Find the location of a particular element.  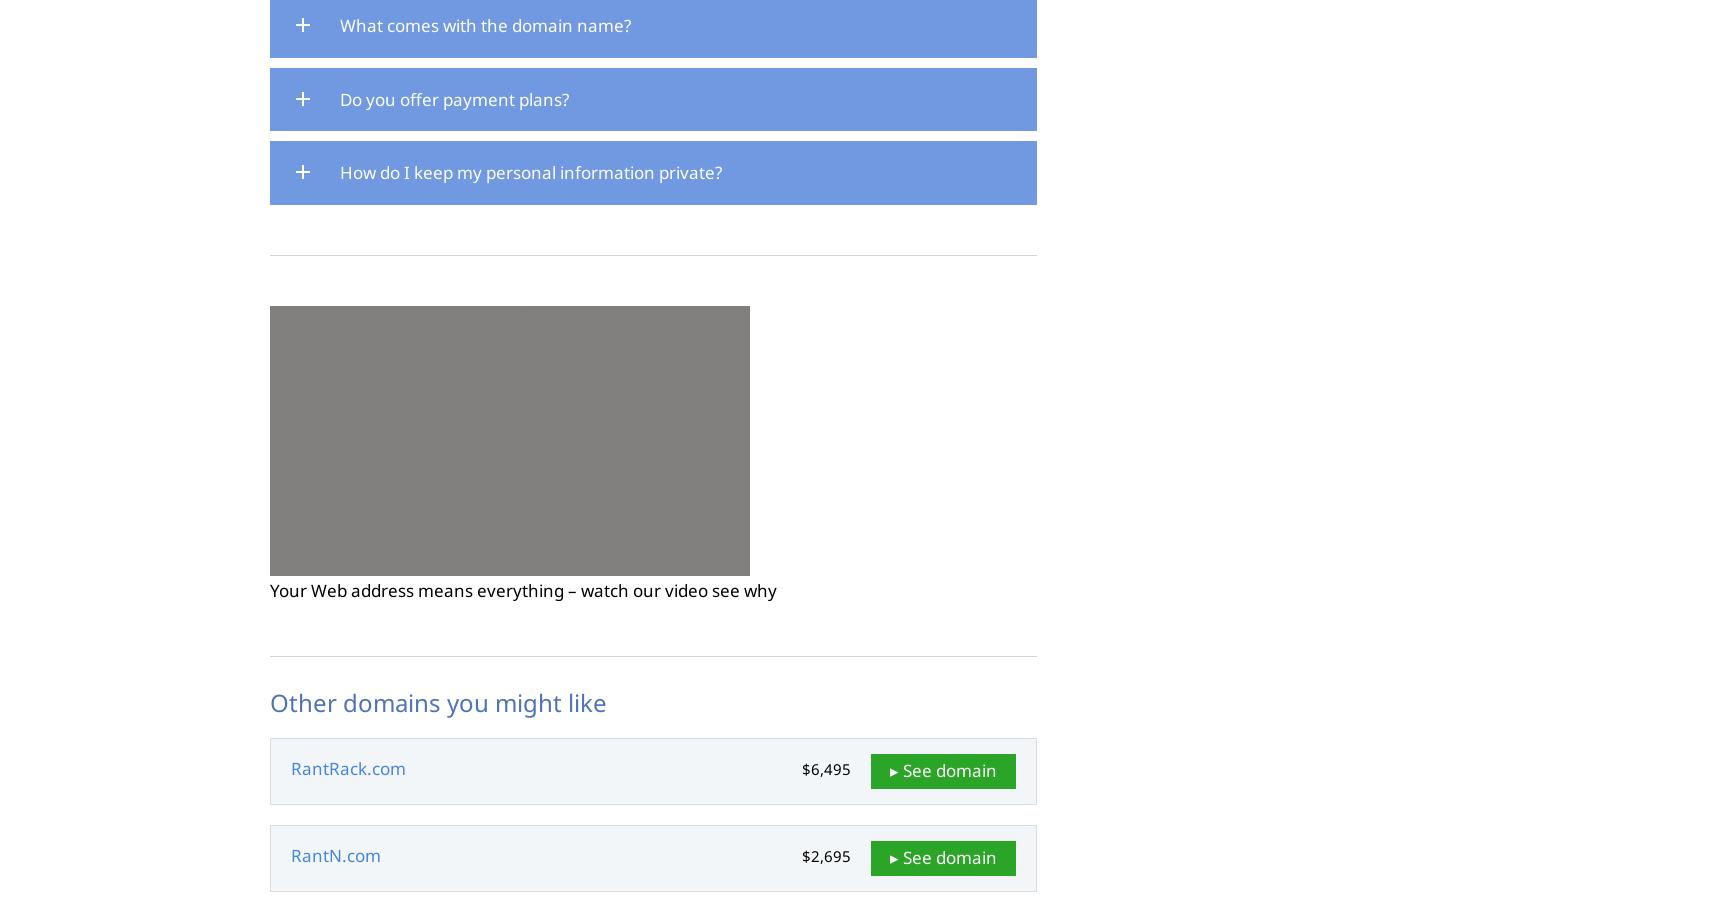

'Do you offer payment plans?' is located at coordinates (452, 98).